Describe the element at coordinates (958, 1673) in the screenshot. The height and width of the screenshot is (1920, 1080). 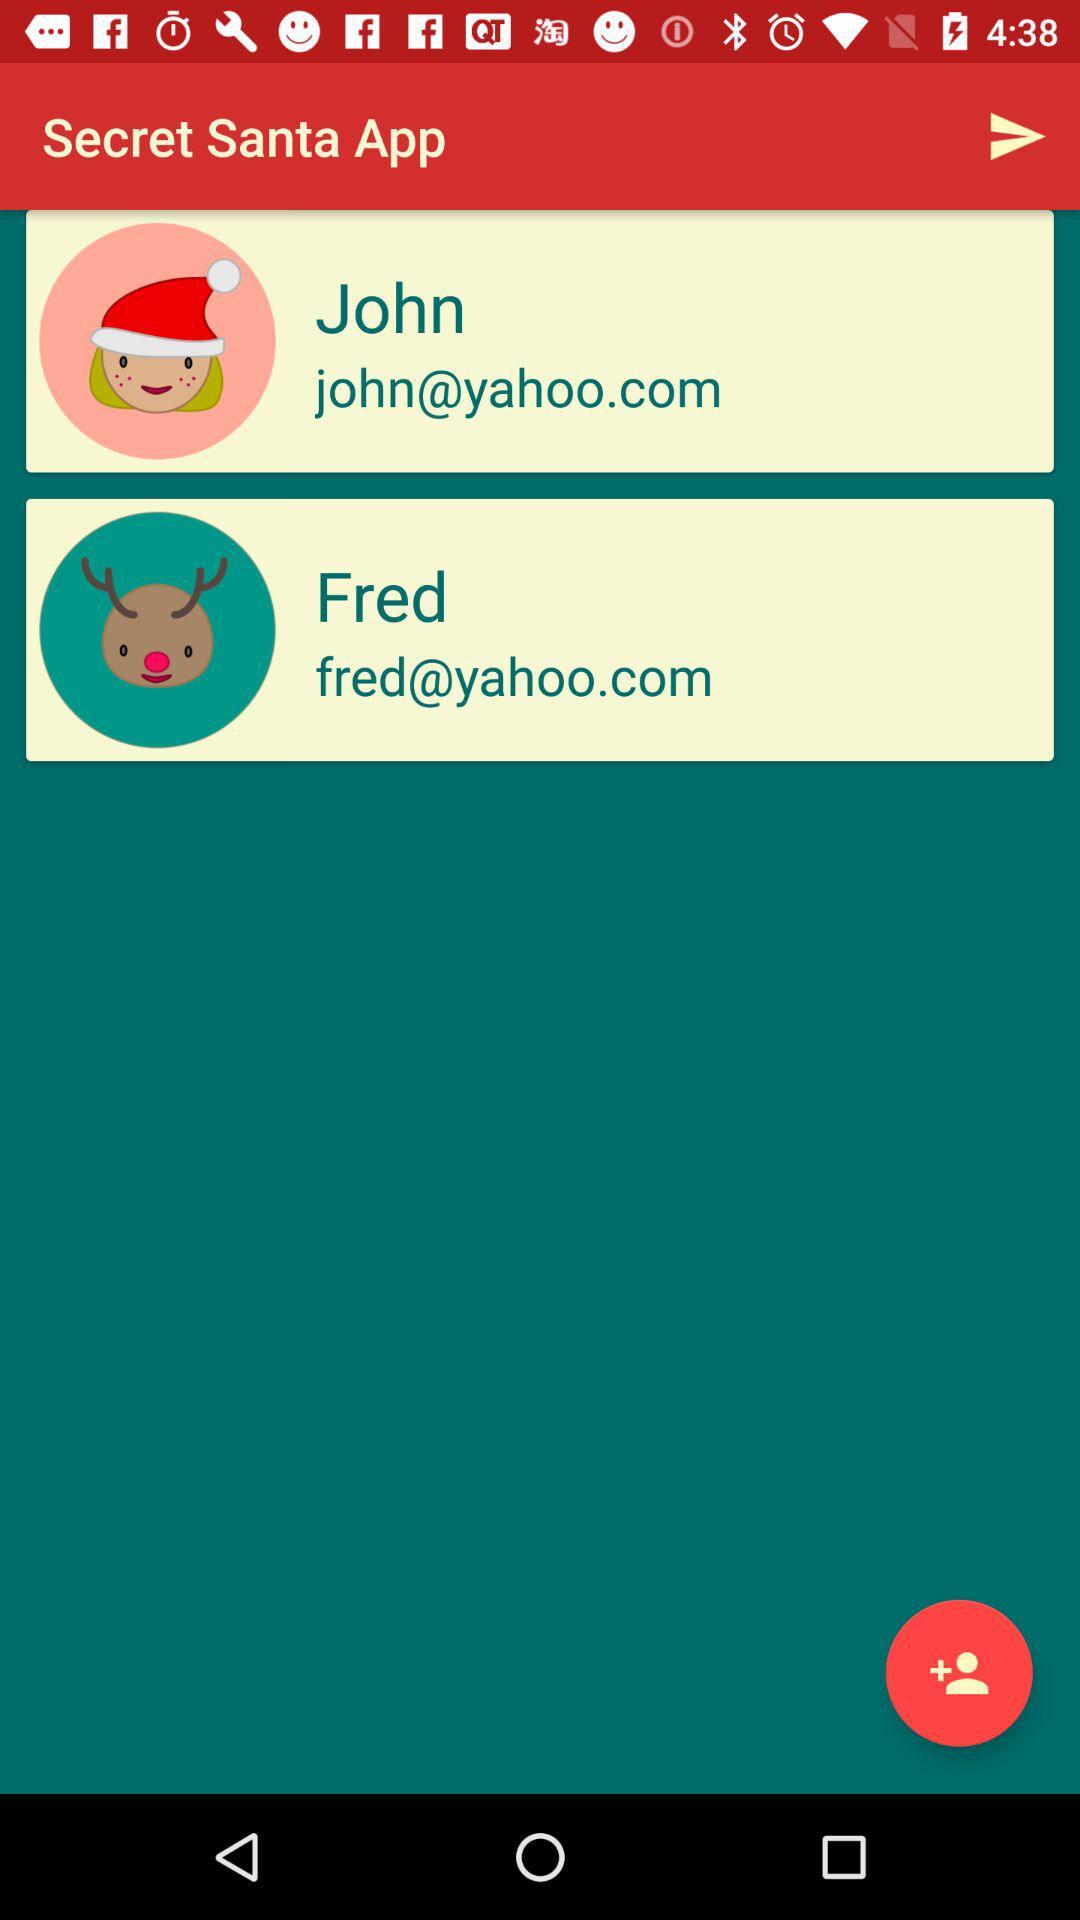
I see `the follow icon` at that location.